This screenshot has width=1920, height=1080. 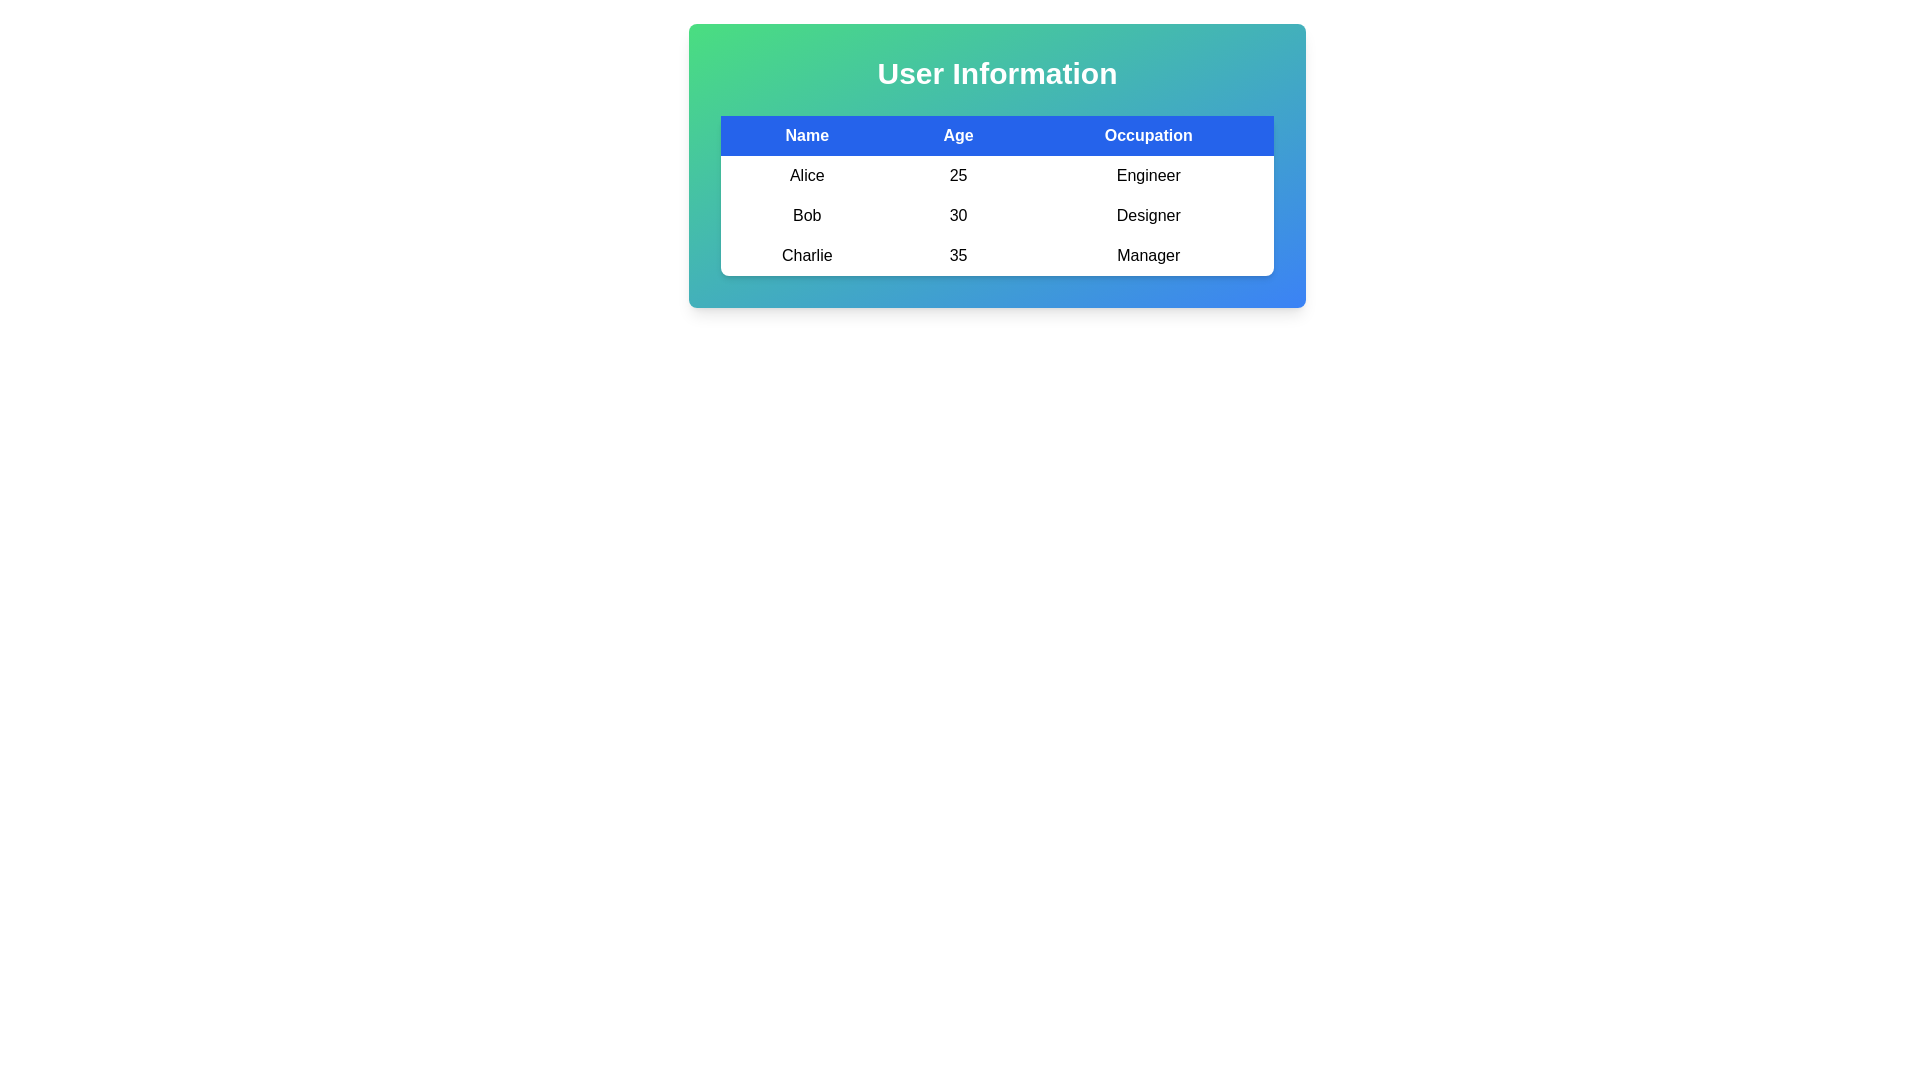 I want to click on text from the Text Label displaying 'Manager' in the 'Occupation' column for the row corresponding to 'Charlie' in the User Information table, so click(x=1148, y=254).